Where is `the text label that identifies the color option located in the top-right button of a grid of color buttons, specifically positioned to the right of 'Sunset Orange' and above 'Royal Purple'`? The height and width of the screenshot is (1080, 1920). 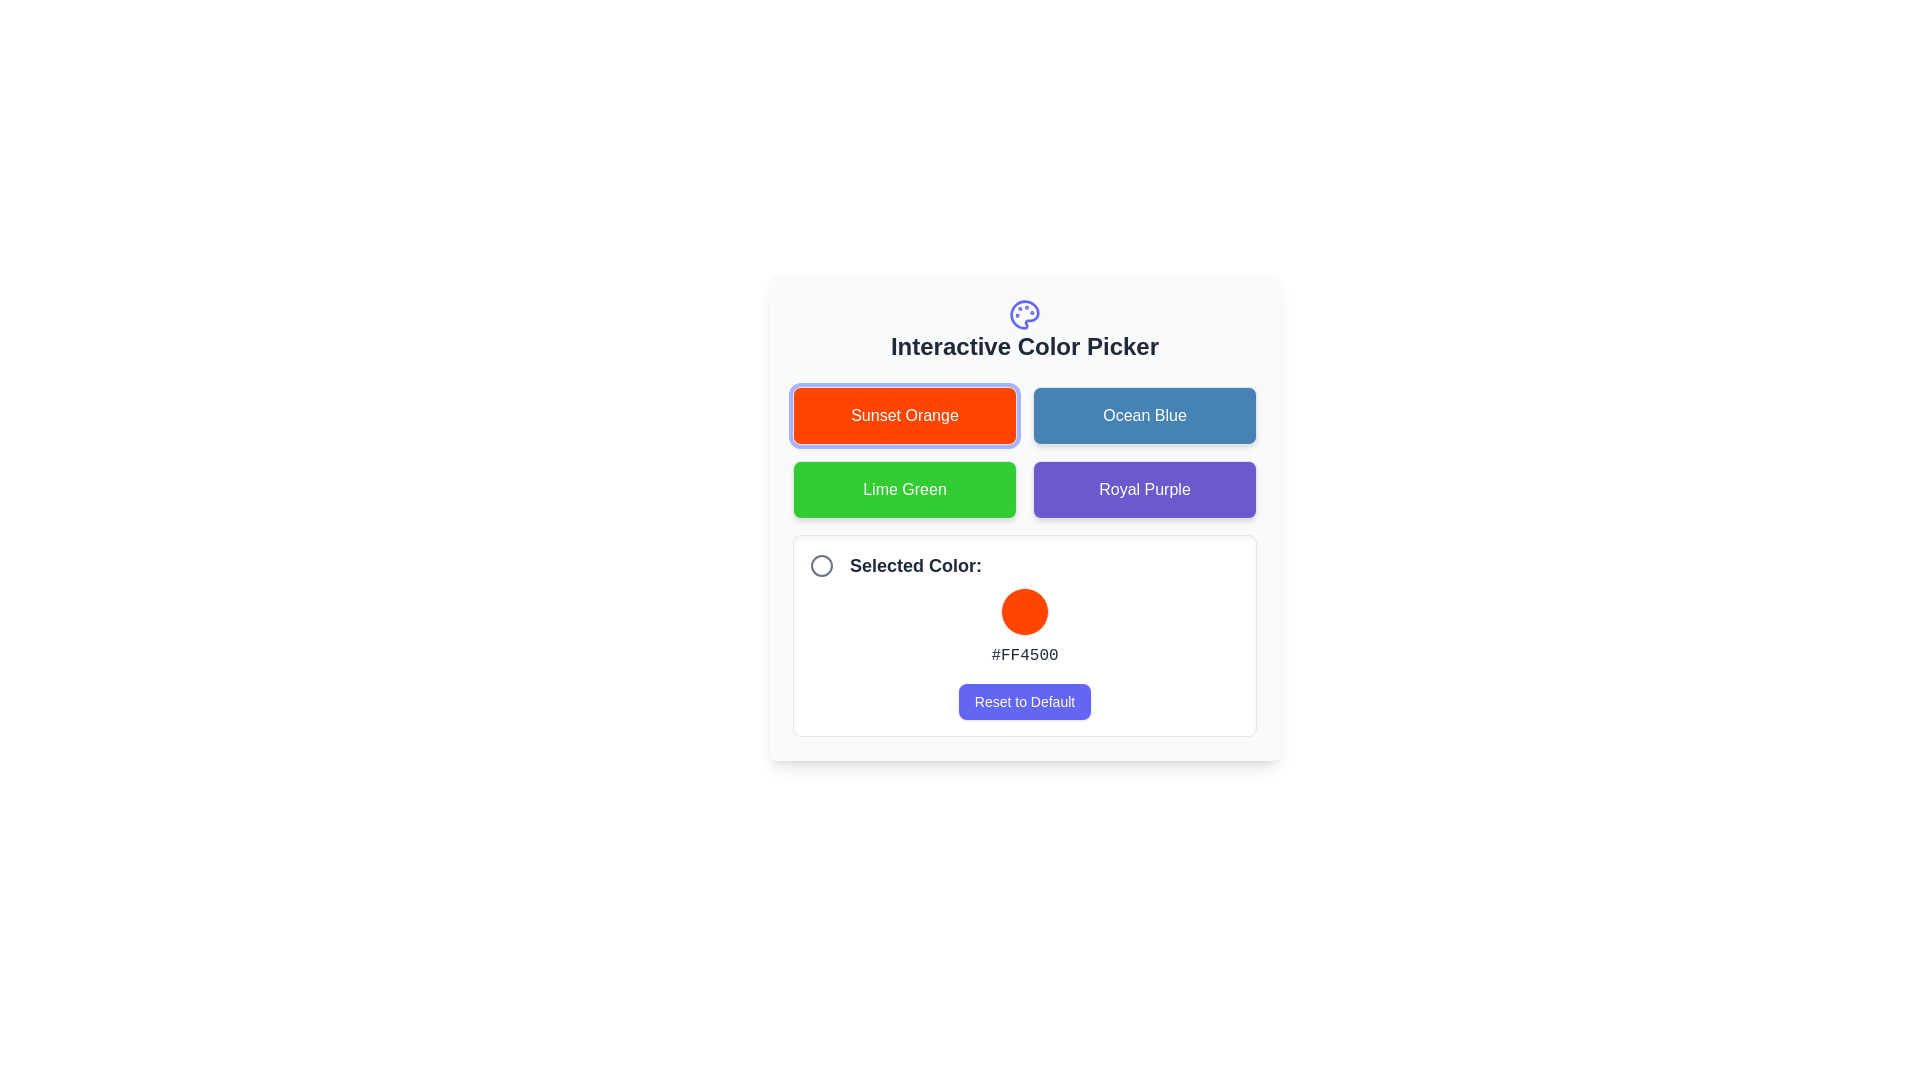 the text label that identifies the color option located in the top-right button of a grid of color buttons, specifically positioned to the right of 'Sunset Orange' and above 'Royal Purple' is located at coordinates (1145, 415).